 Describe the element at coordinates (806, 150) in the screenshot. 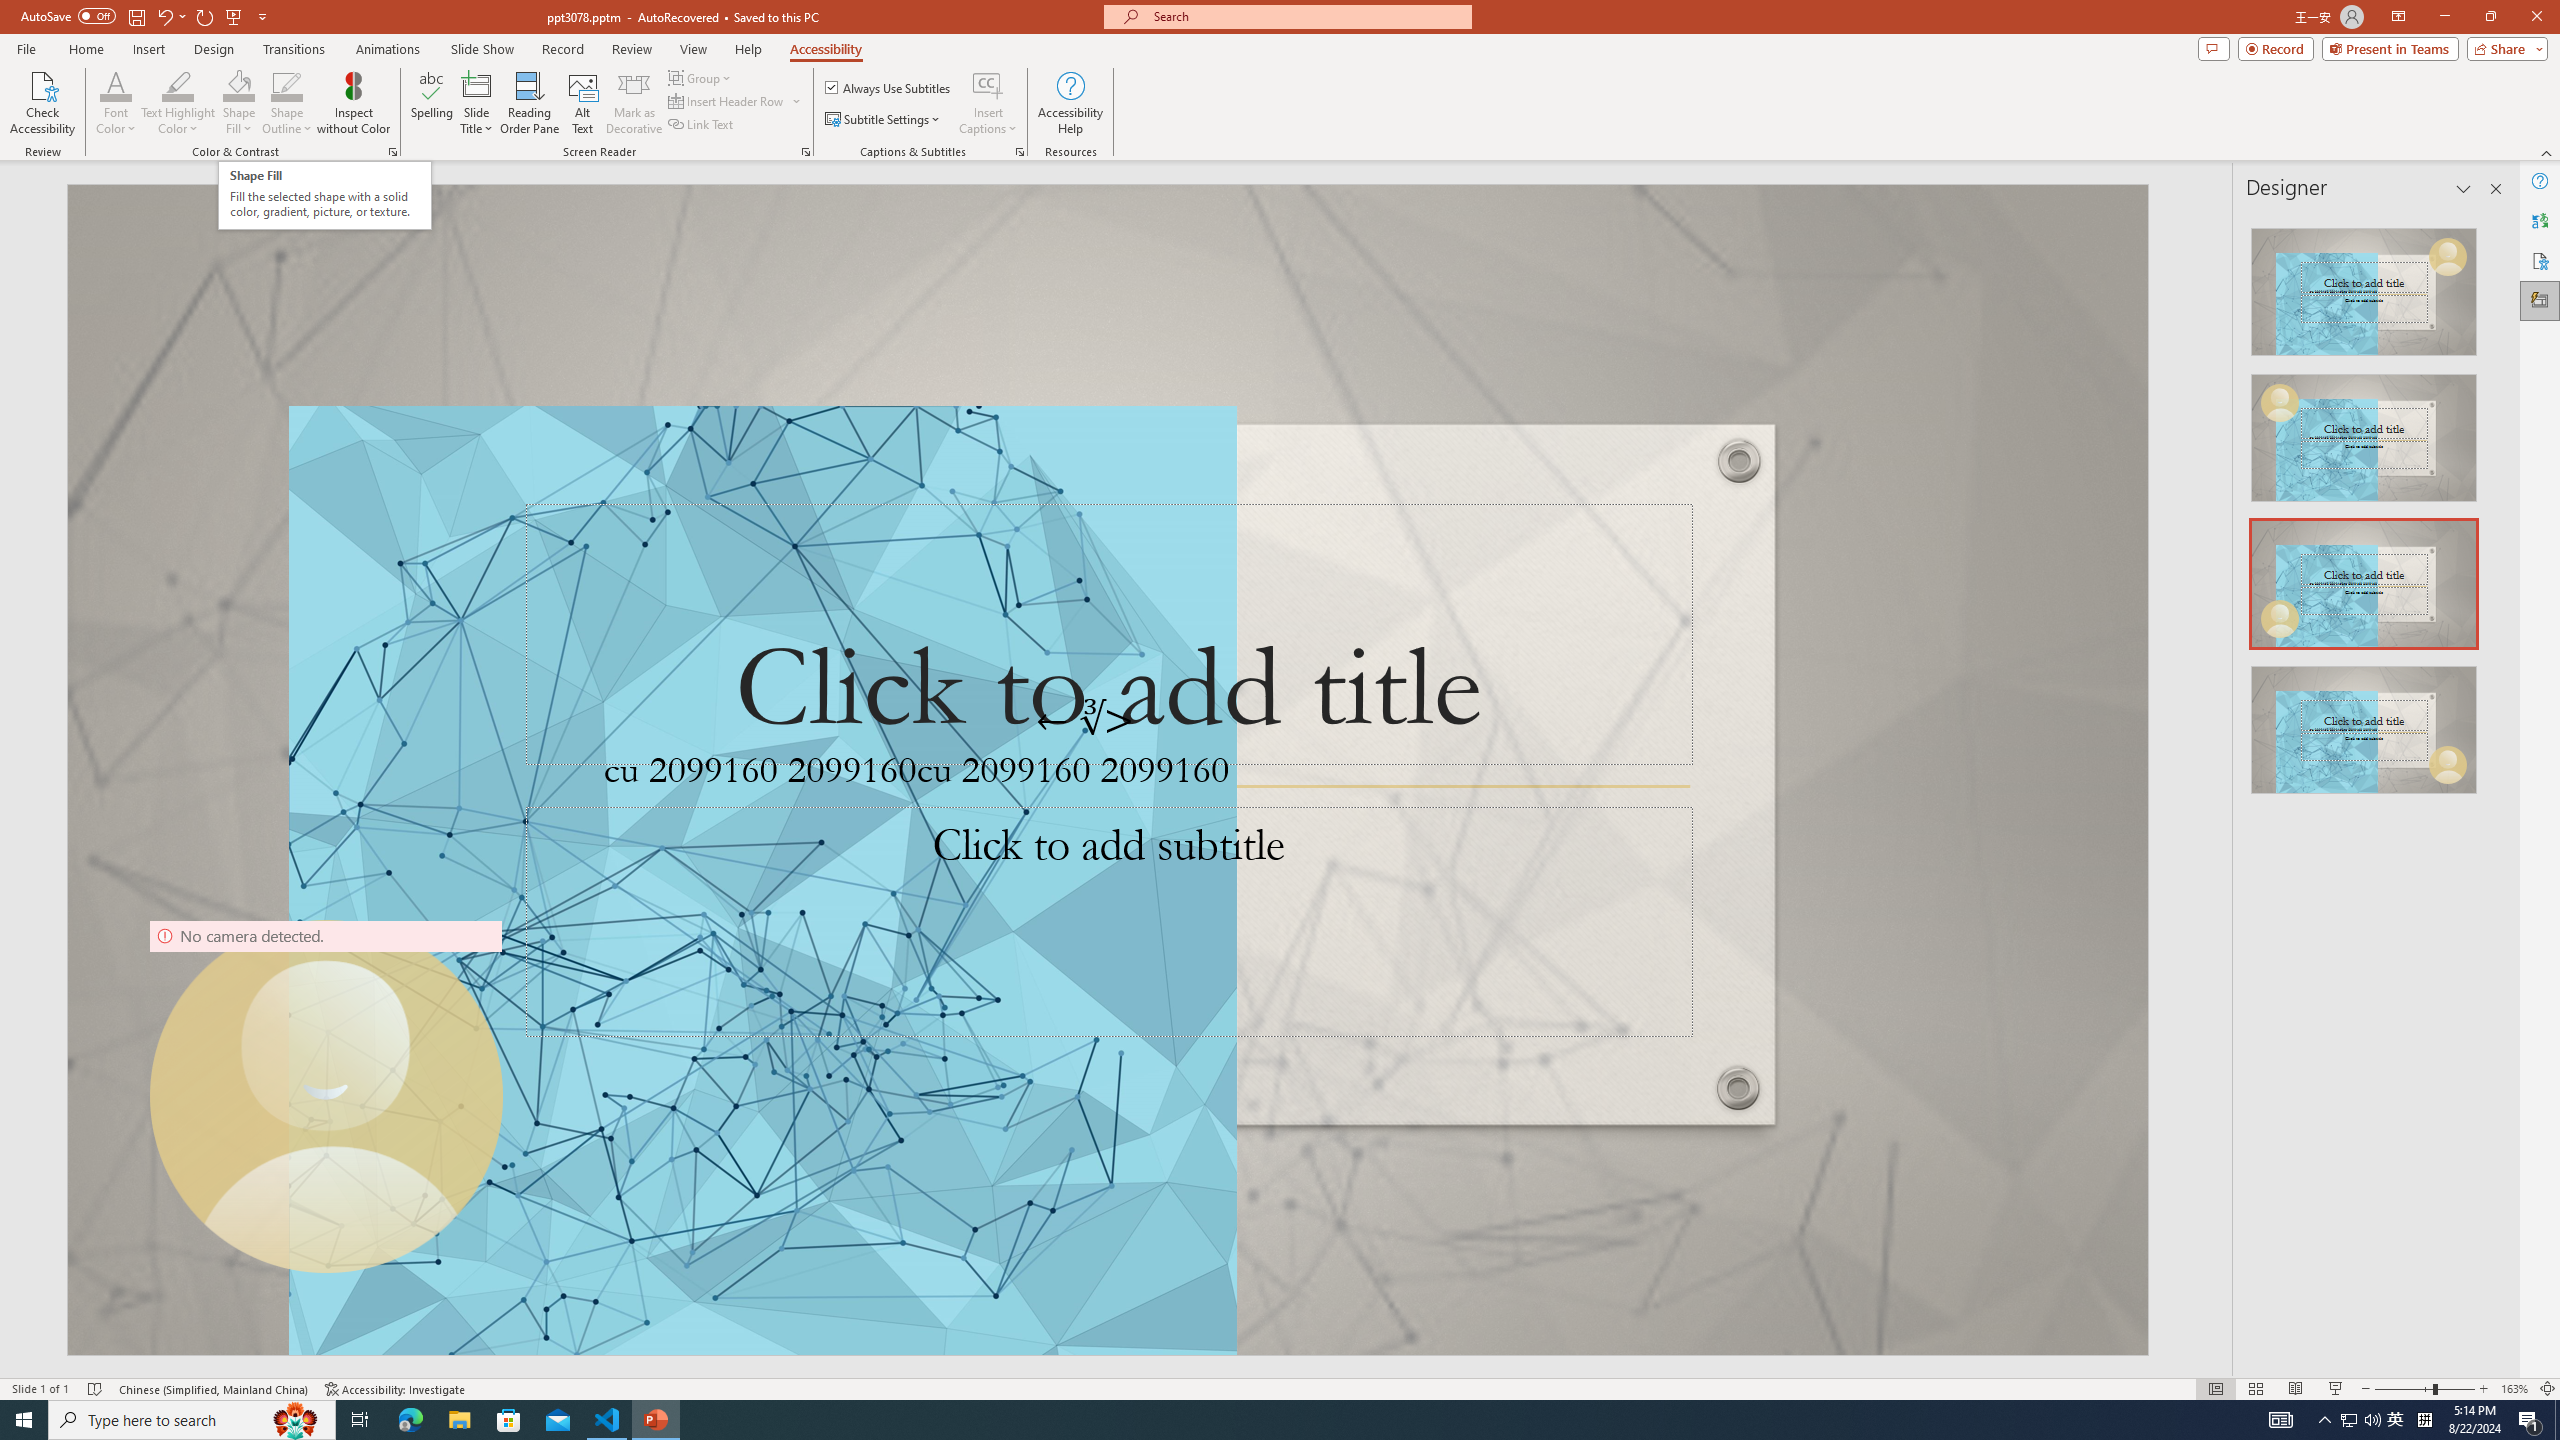

I see `'Screen Reader'` at that location.